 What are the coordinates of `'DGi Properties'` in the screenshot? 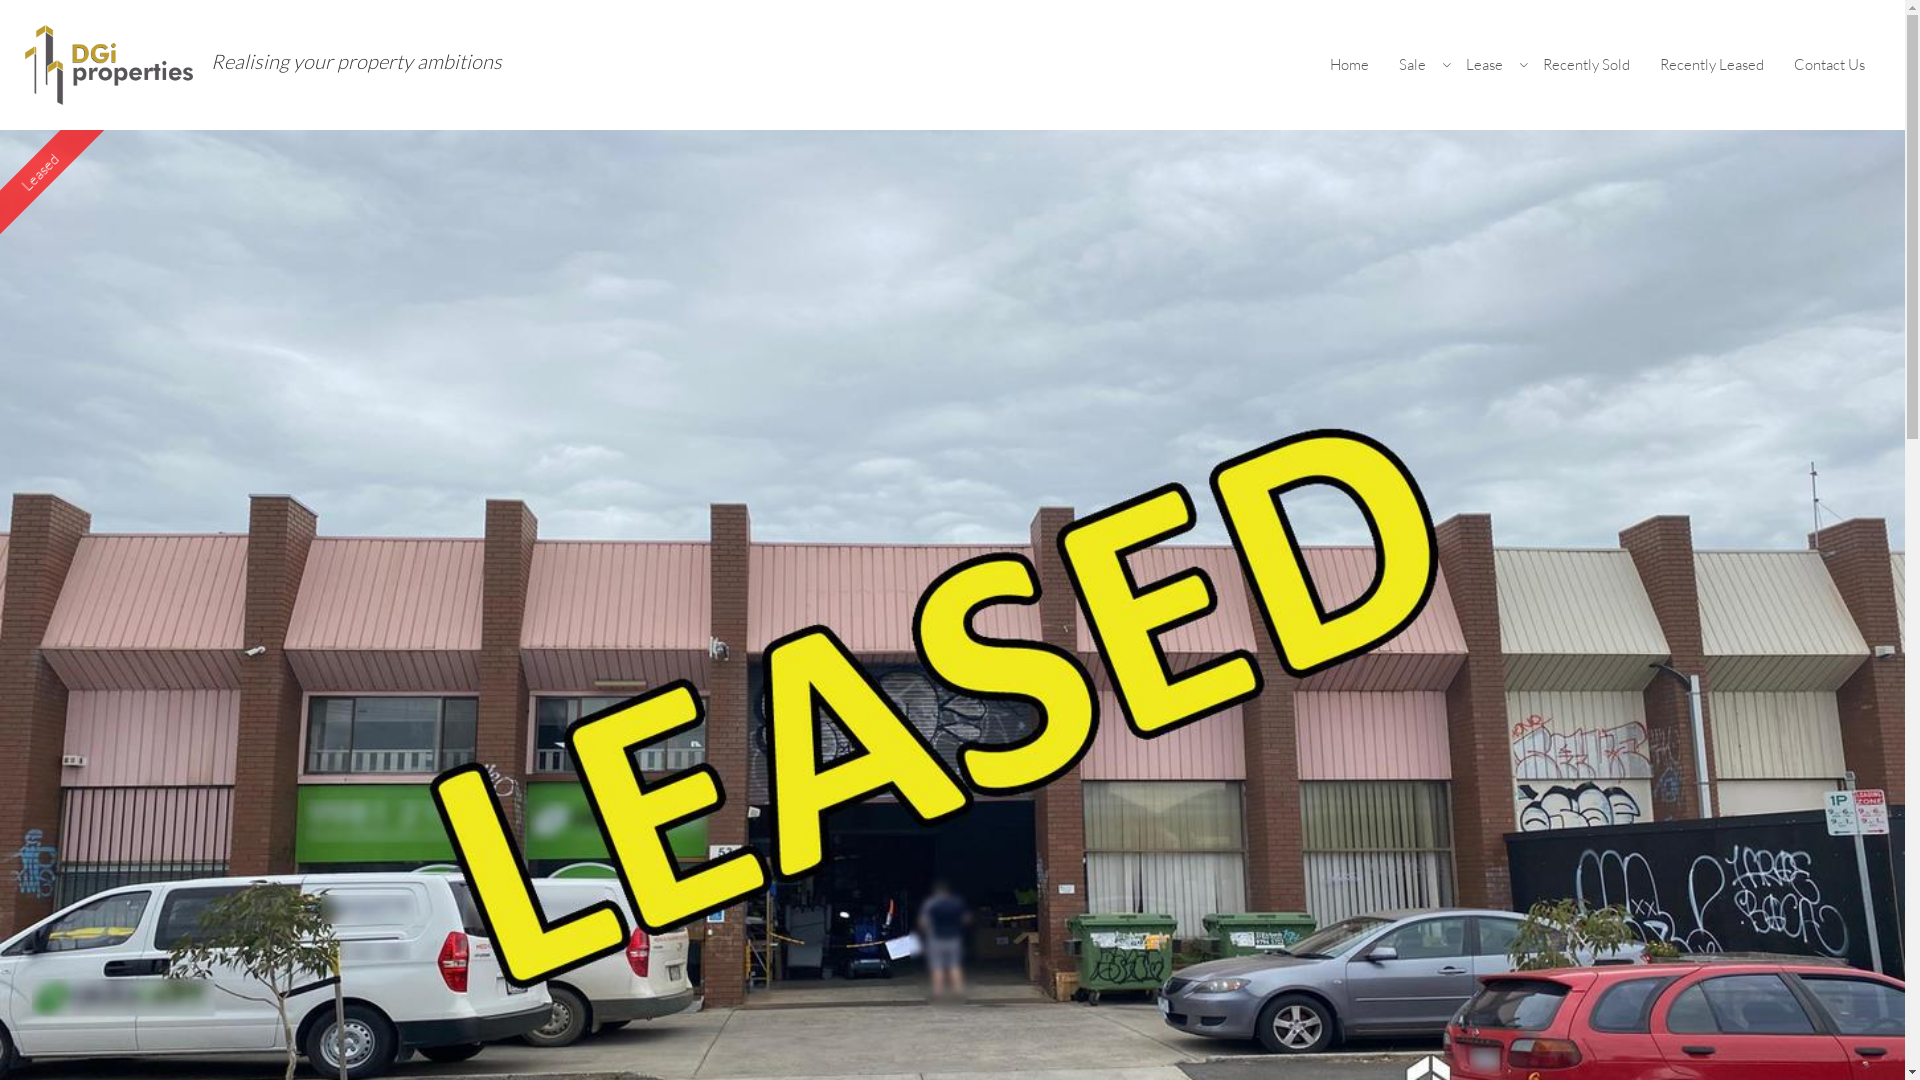 It's located at (109, 62).